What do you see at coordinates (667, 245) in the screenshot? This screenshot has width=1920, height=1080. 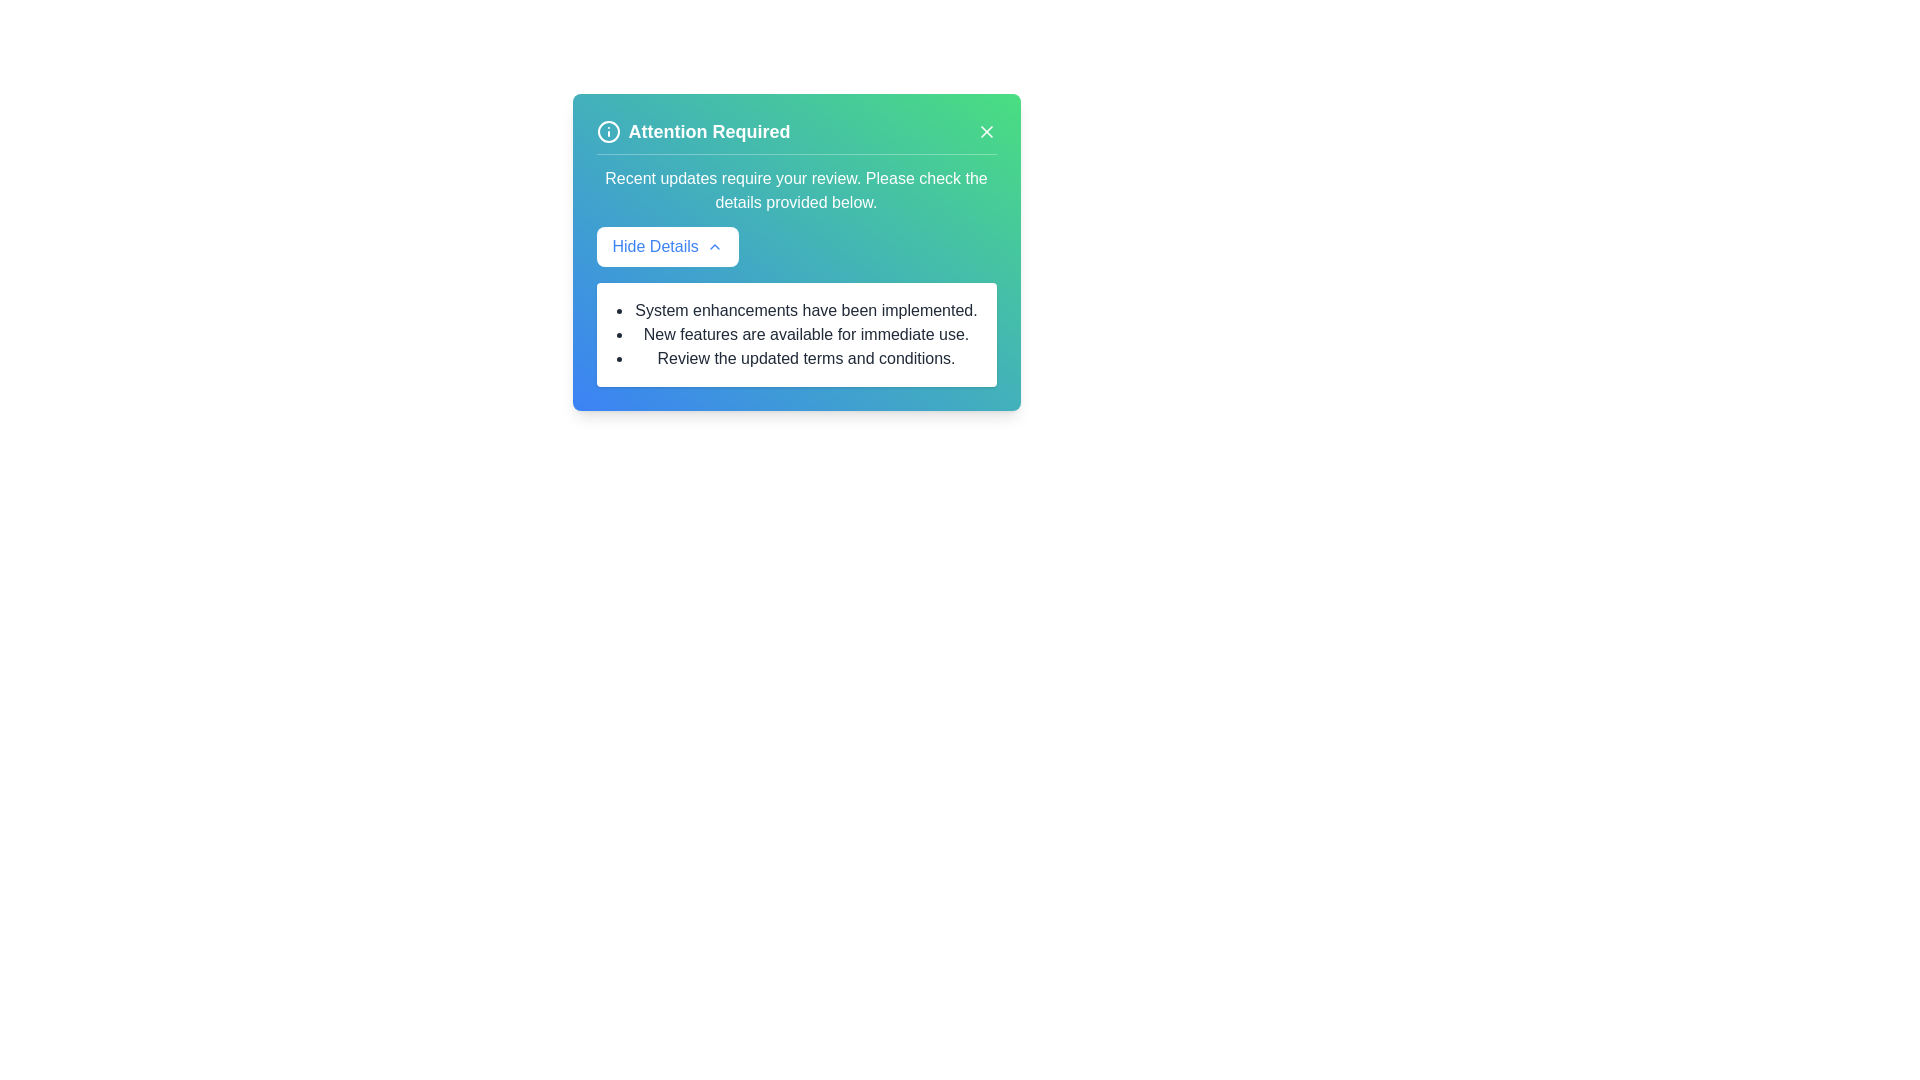 I see `the 'Hide Details' button to toggle the visibility of the details section` at bounding box center [667, 245].